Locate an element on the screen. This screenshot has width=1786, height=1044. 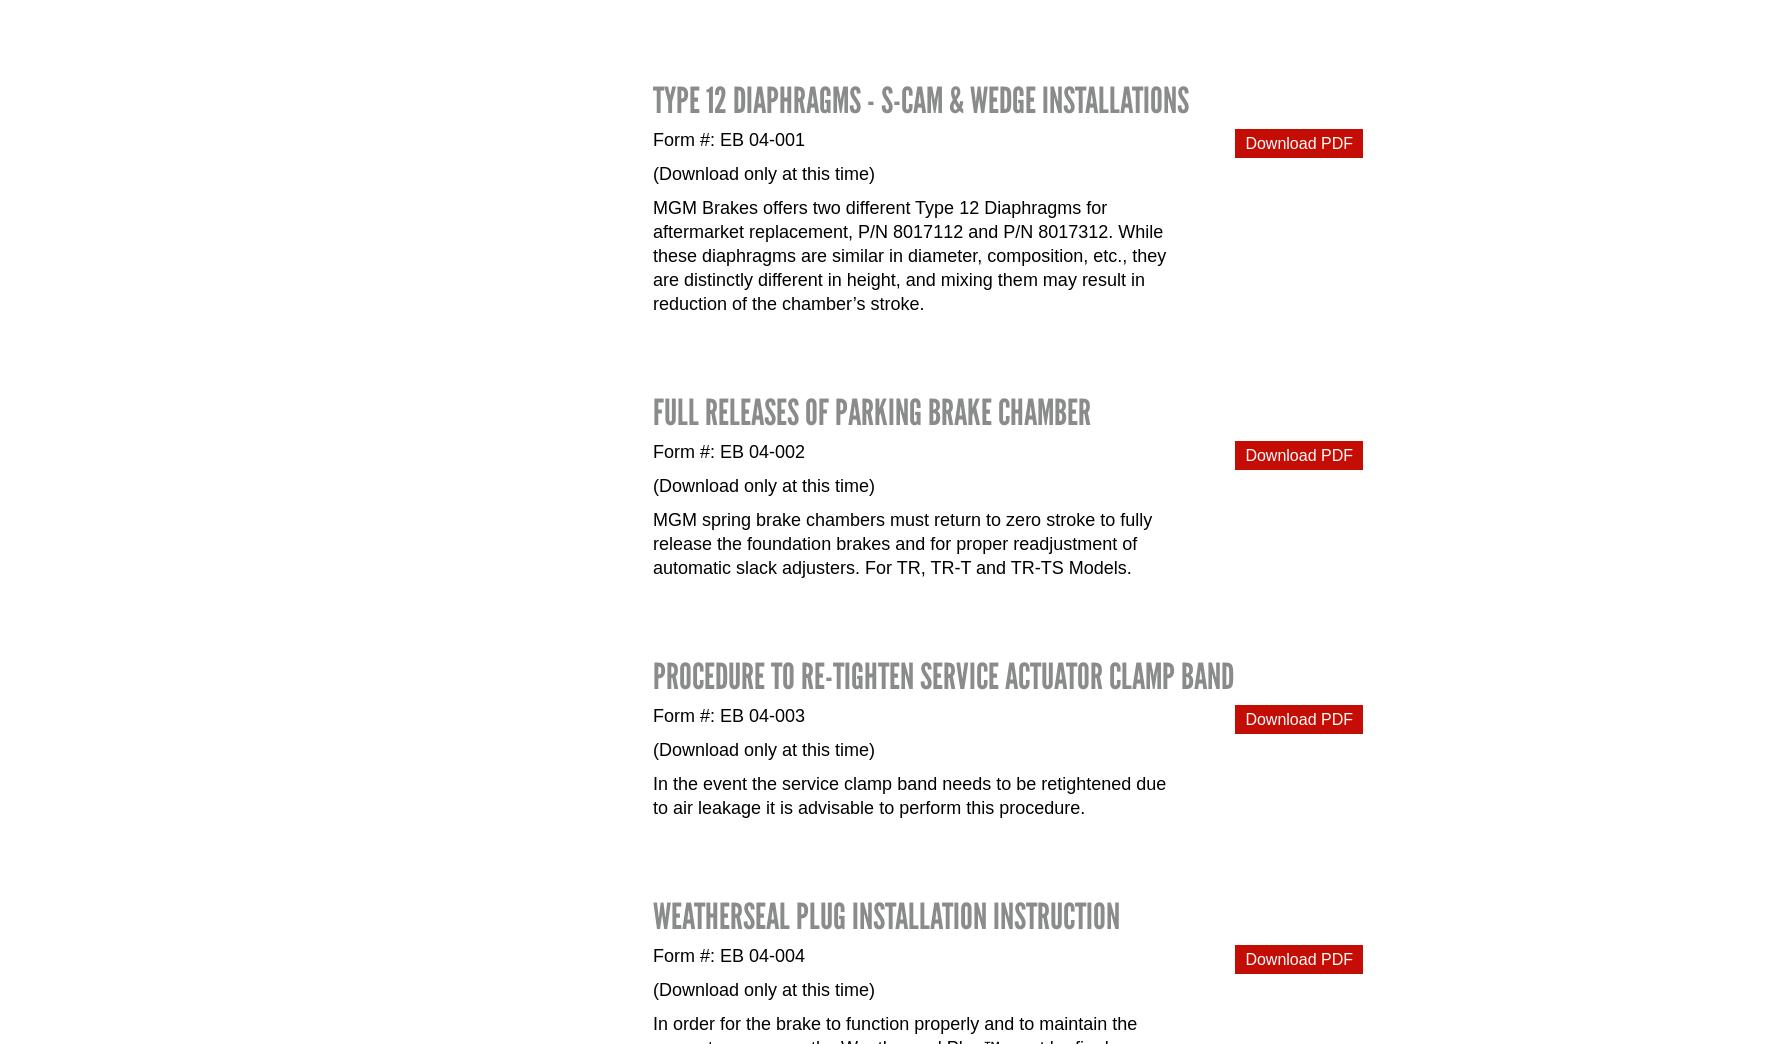
'Form #: EB 04-003' is located at coordinates (652, 714).